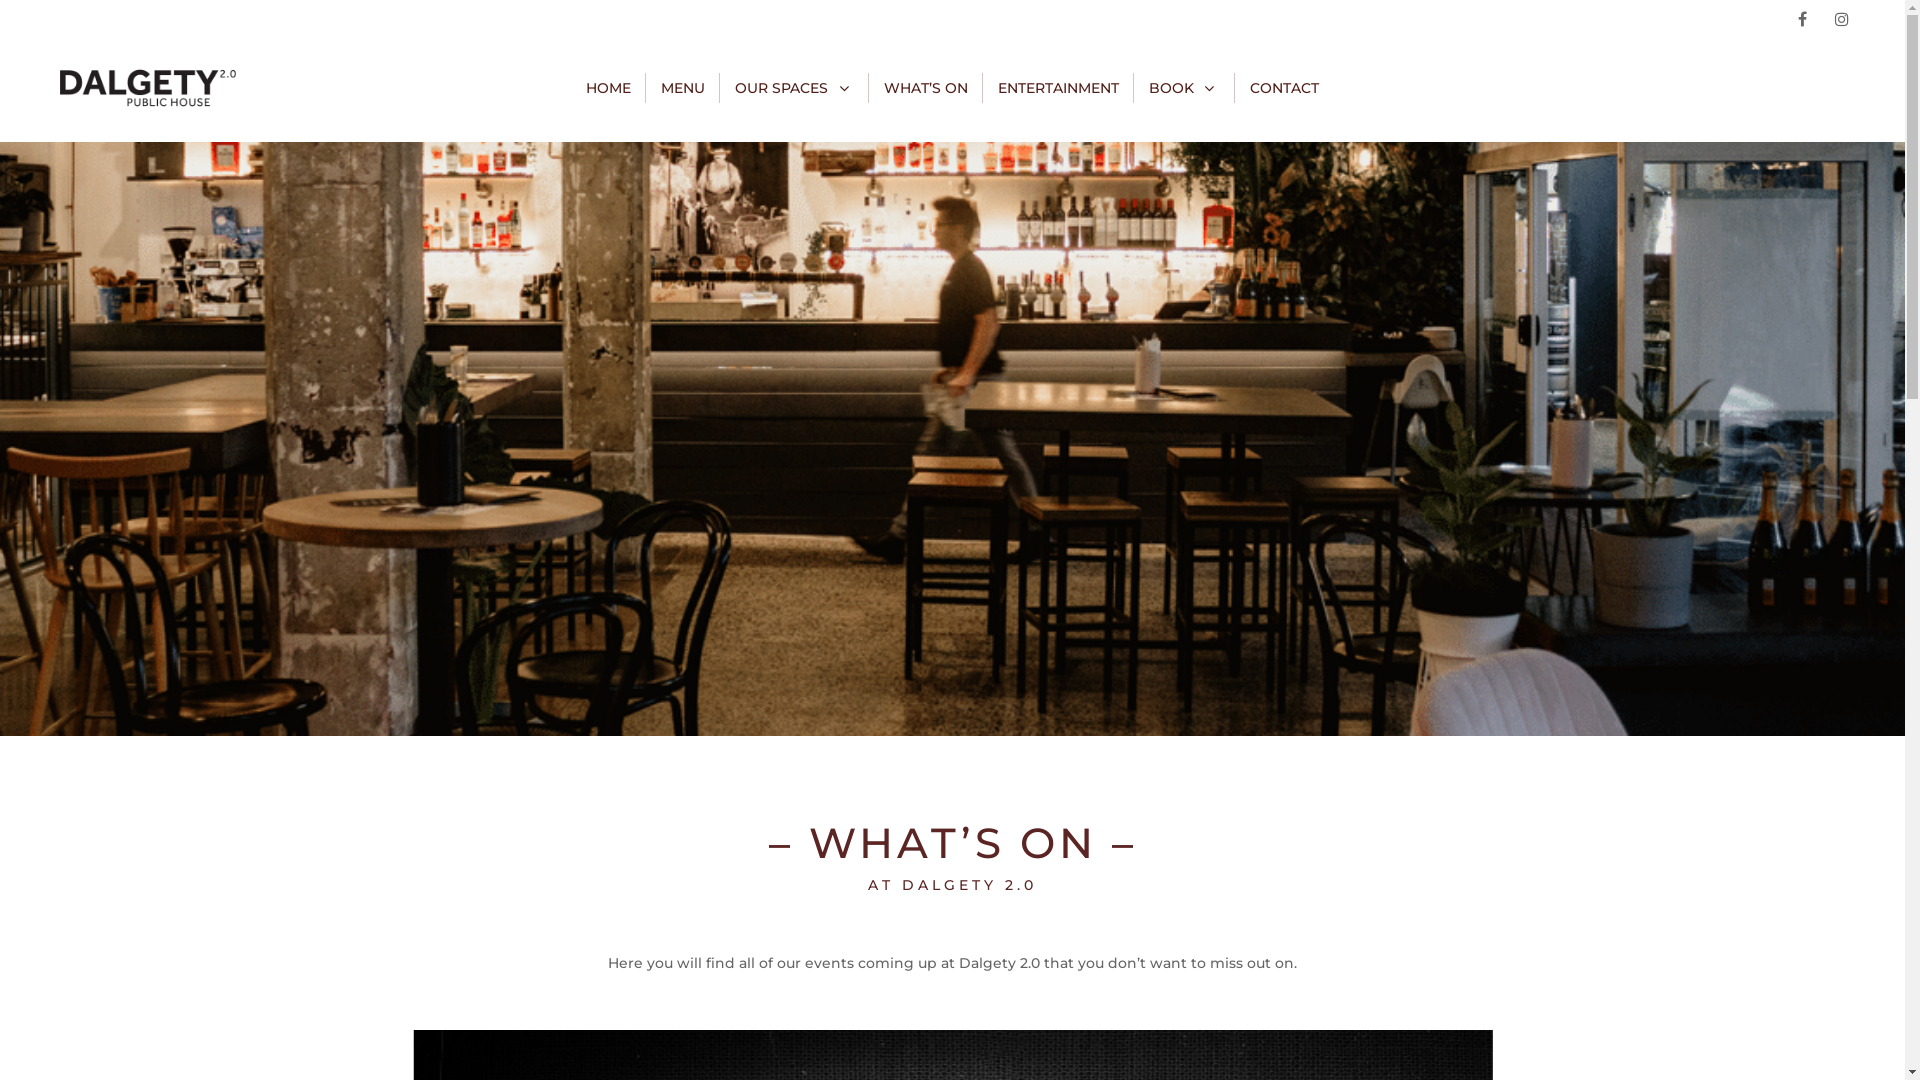 The image size is (1920, 1080). I want to click on 'BOOK', so click(1148, 87).